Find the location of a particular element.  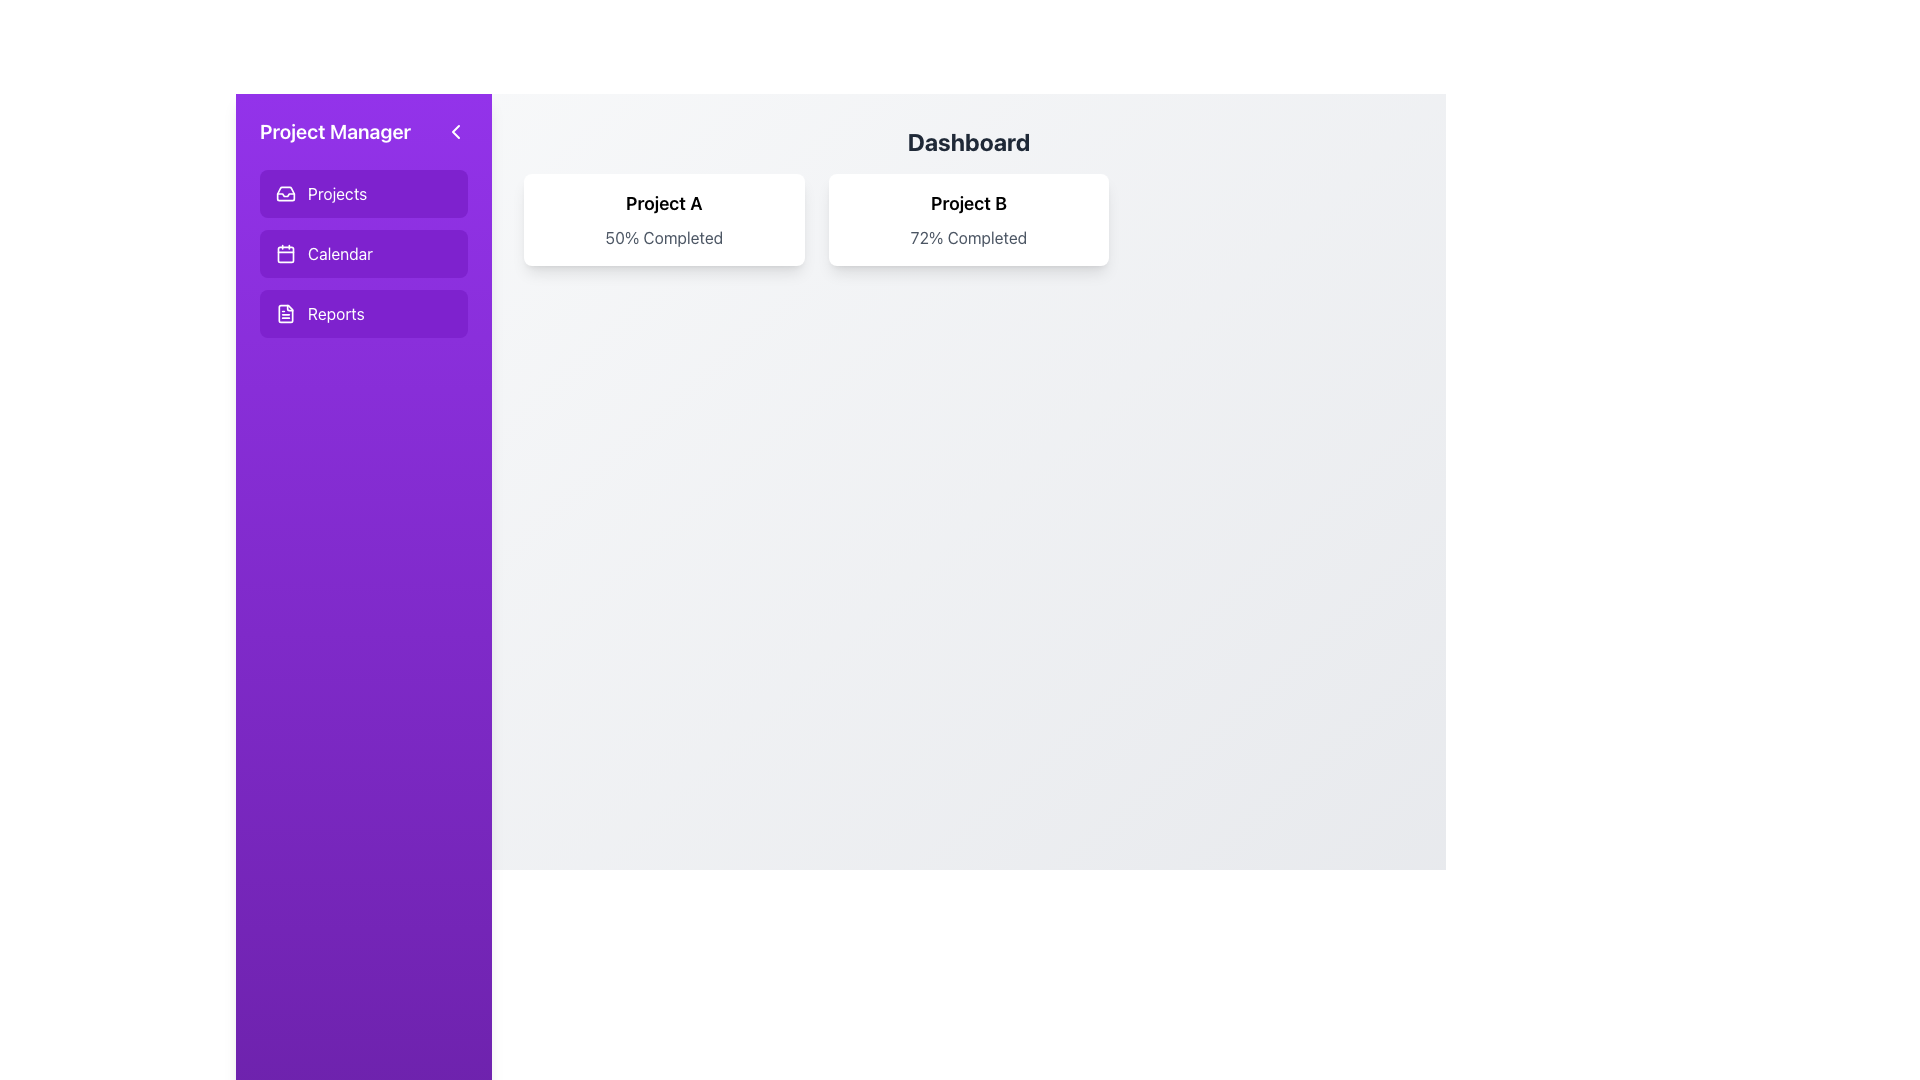

the chevron icon located in the purple sidebar at the top right corner, just below the 'Project Manager' label is located at coordinates (455, 131).